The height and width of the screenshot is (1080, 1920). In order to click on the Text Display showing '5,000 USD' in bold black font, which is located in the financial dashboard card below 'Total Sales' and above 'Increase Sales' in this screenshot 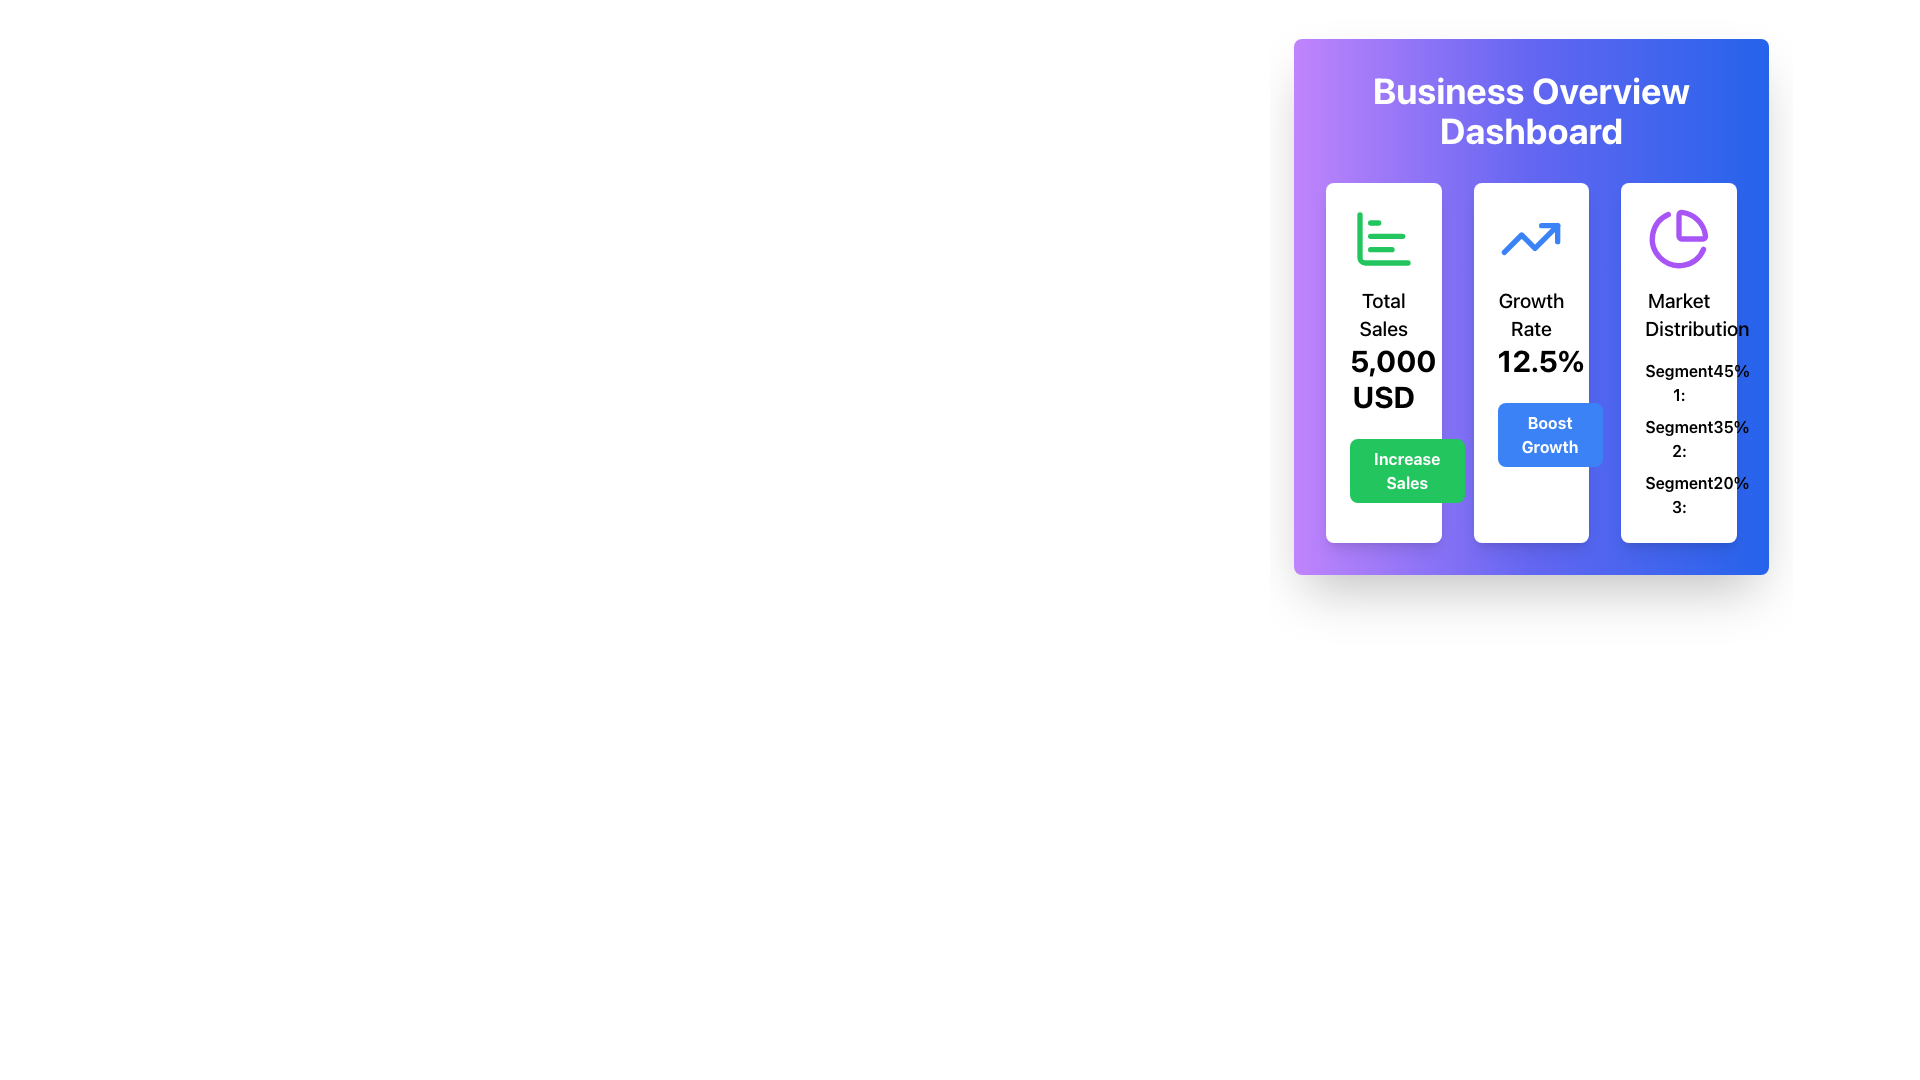, I will do `click(1382, 378)`.